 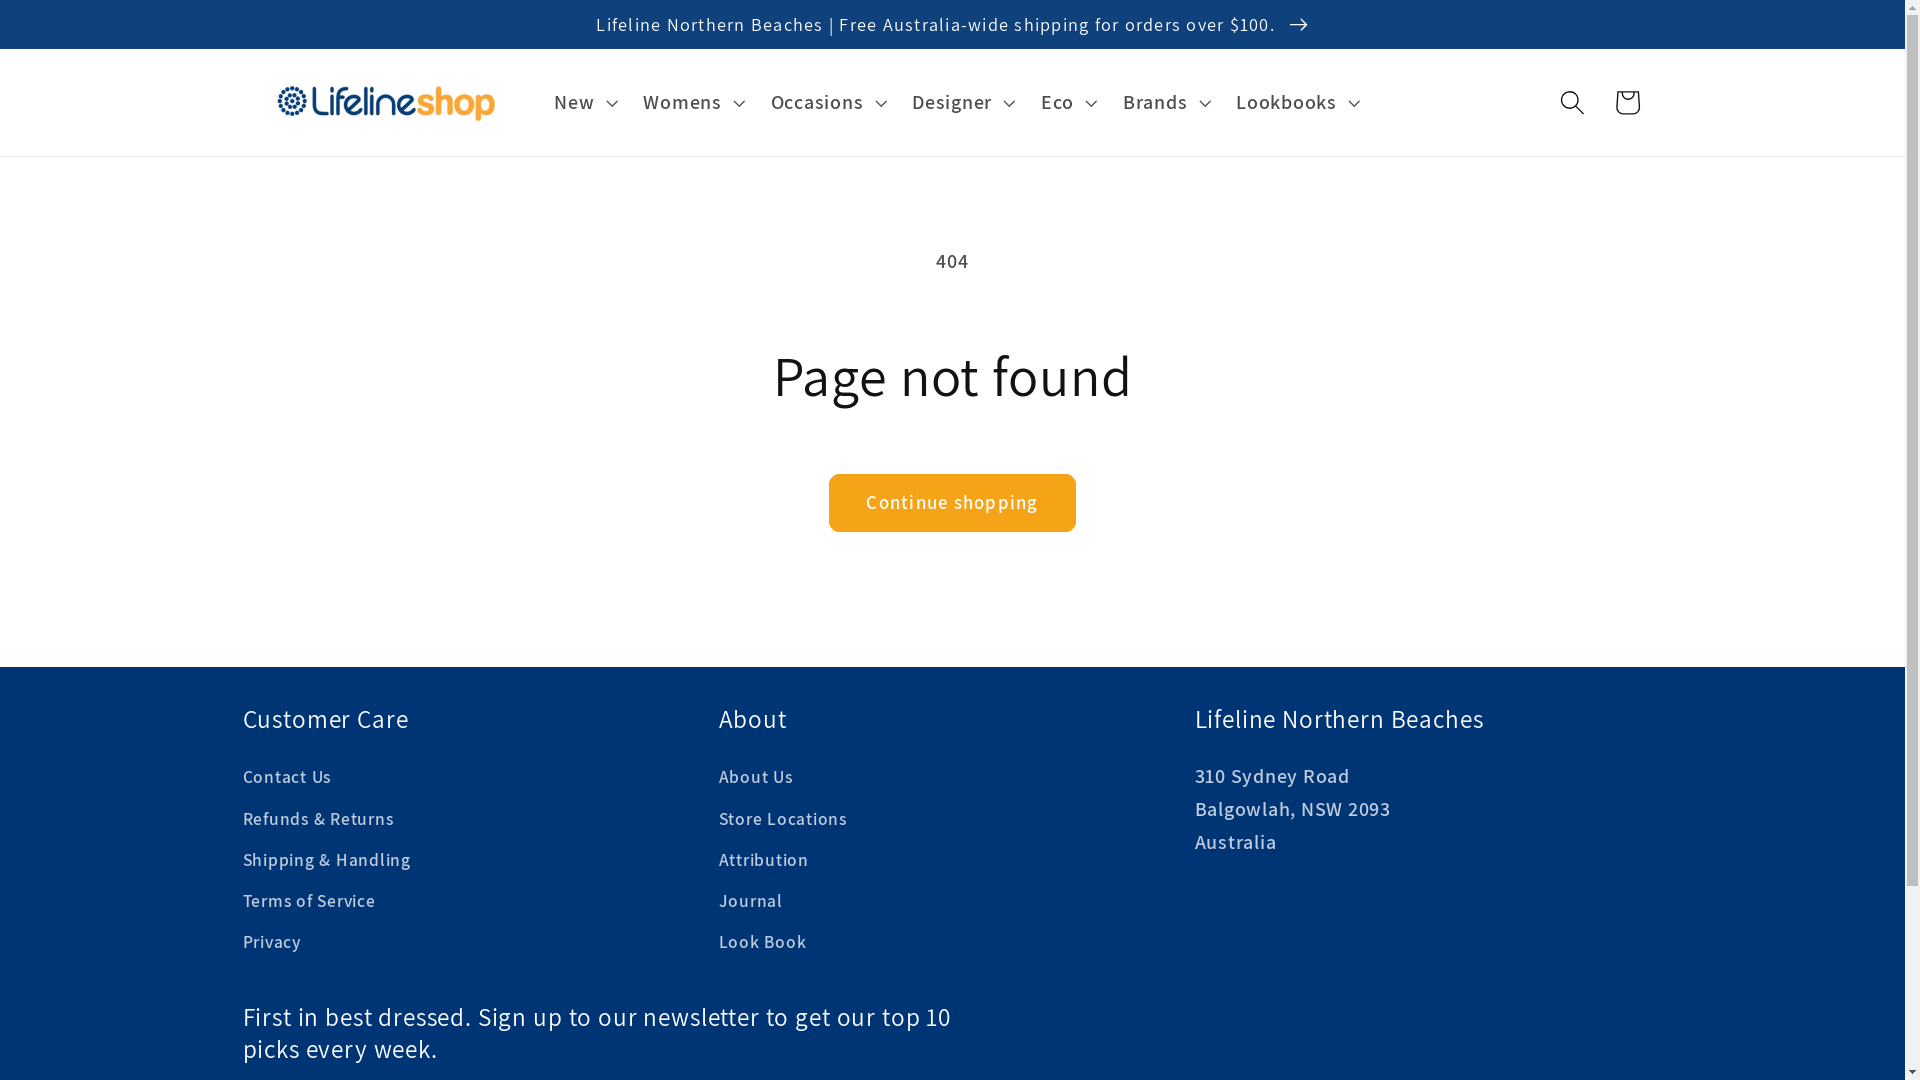 What do you see at coordinates (753, 779) in the screenshot?
I see `'About Us'` at bounding box center [753, 779].